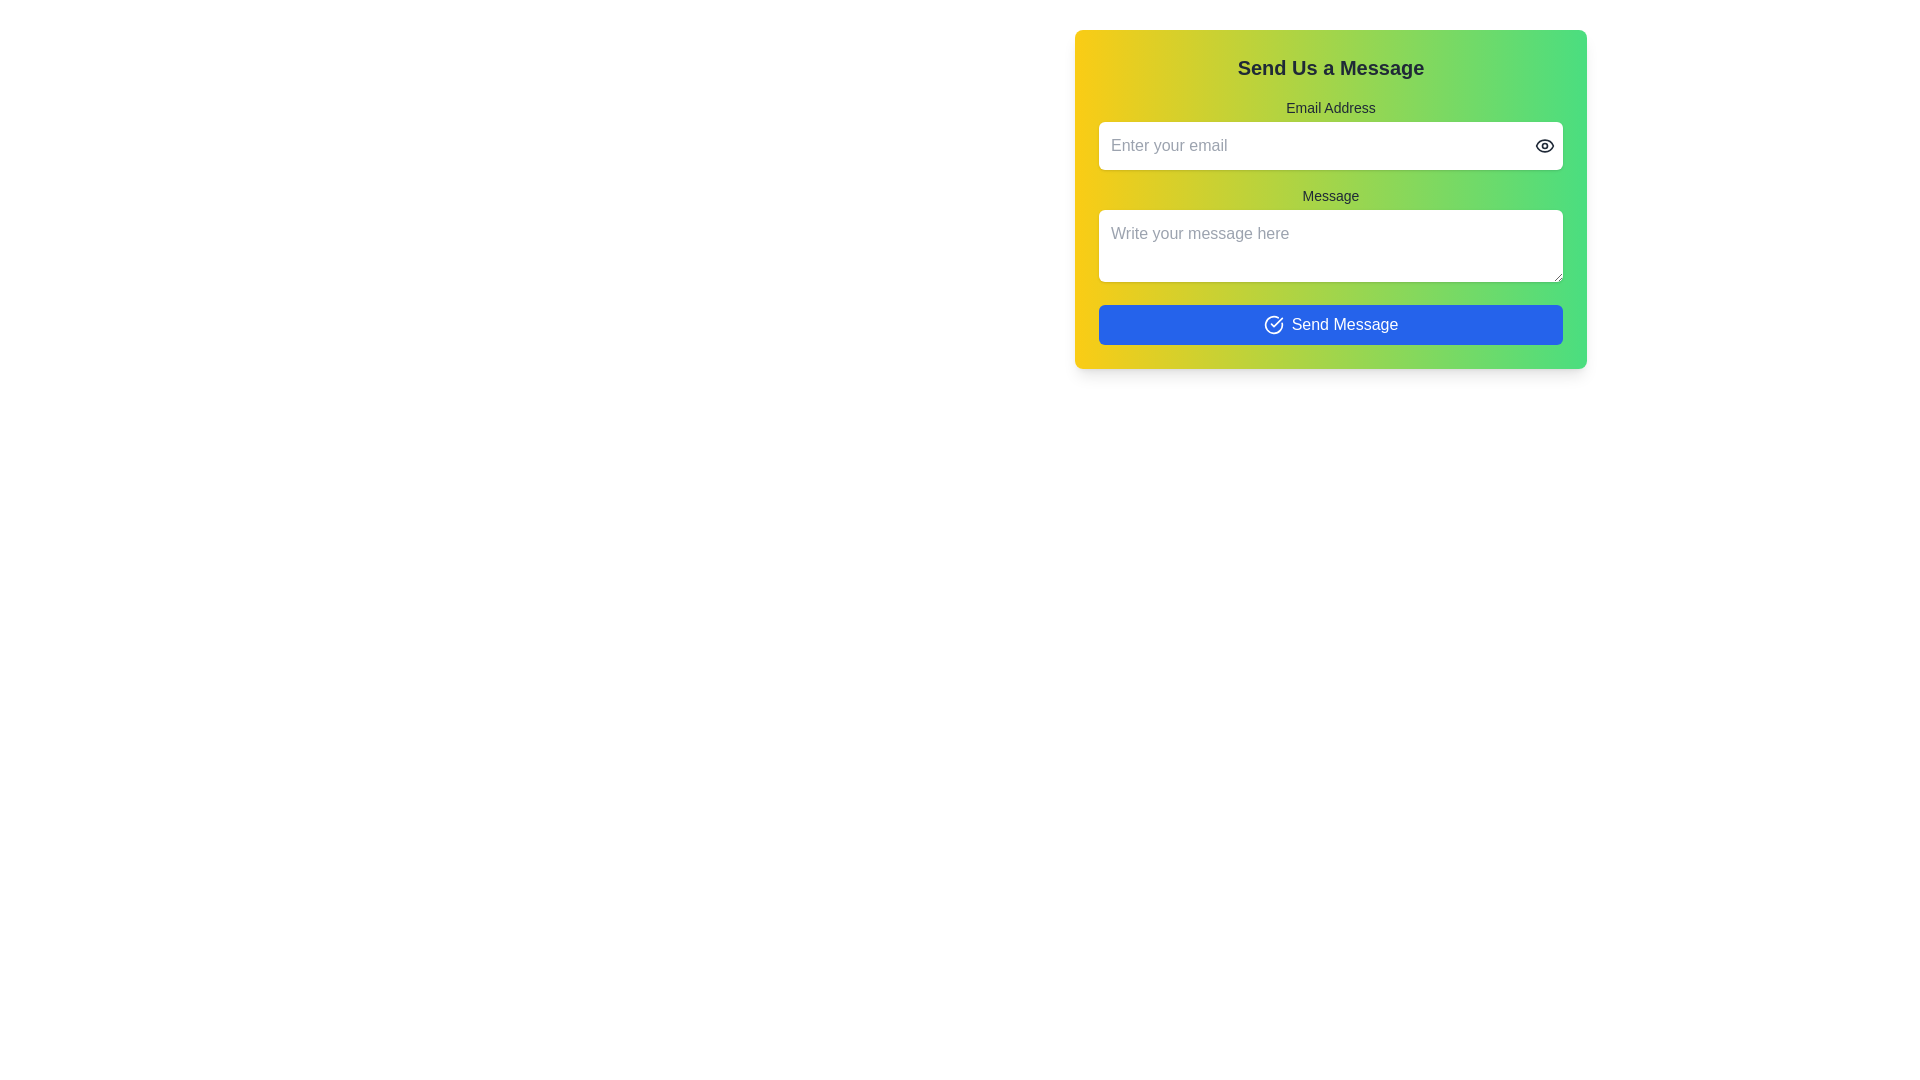 This screenshot has width=1920, height=1080. Describe the element at coordinates (1544, 145) in the screenshot. I see `the icon button located at the right edge of the email input field` at that location.